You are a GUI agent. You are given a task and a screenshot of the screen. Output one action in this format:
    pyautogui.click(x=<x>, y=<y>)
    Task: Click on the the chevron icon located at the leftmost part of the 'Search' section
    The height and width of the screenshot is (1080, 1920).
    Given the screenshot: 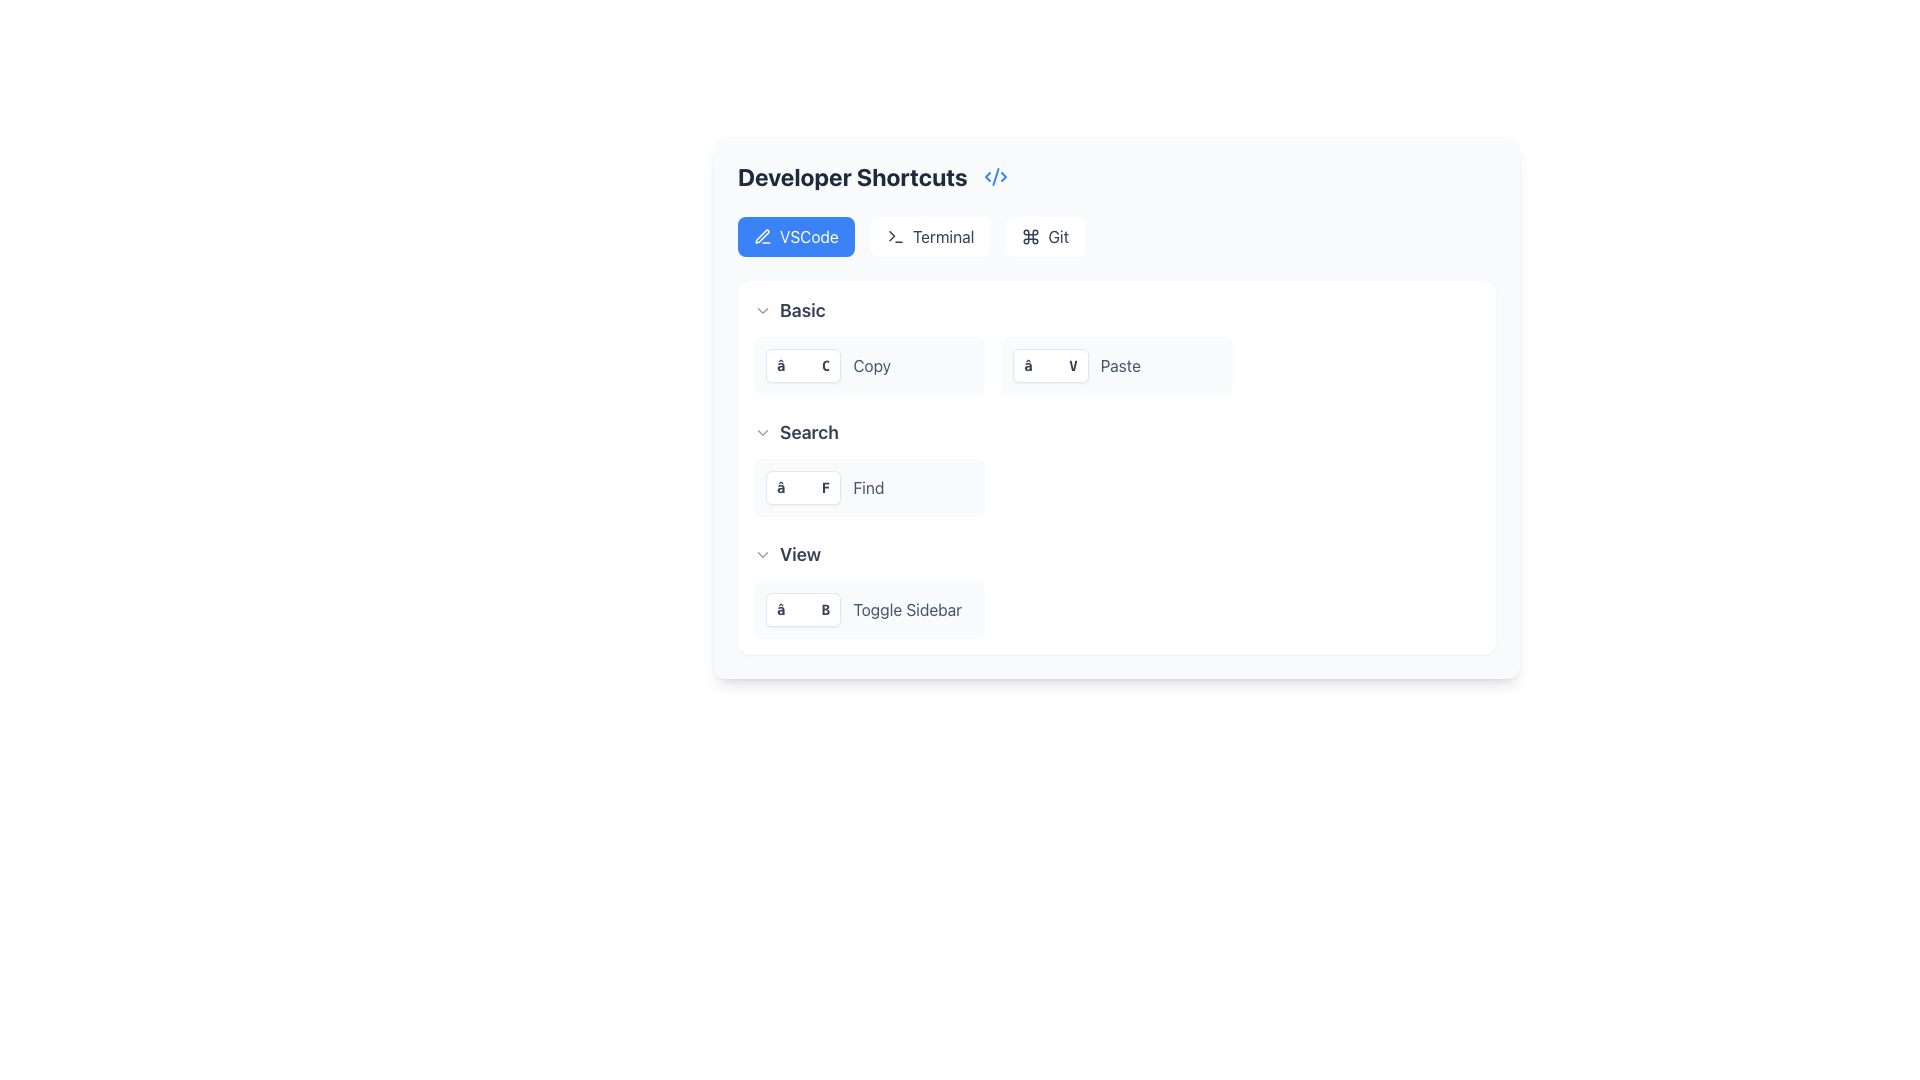 What is the action you would take?
    pyautogui.click(x=762, y=431)
    